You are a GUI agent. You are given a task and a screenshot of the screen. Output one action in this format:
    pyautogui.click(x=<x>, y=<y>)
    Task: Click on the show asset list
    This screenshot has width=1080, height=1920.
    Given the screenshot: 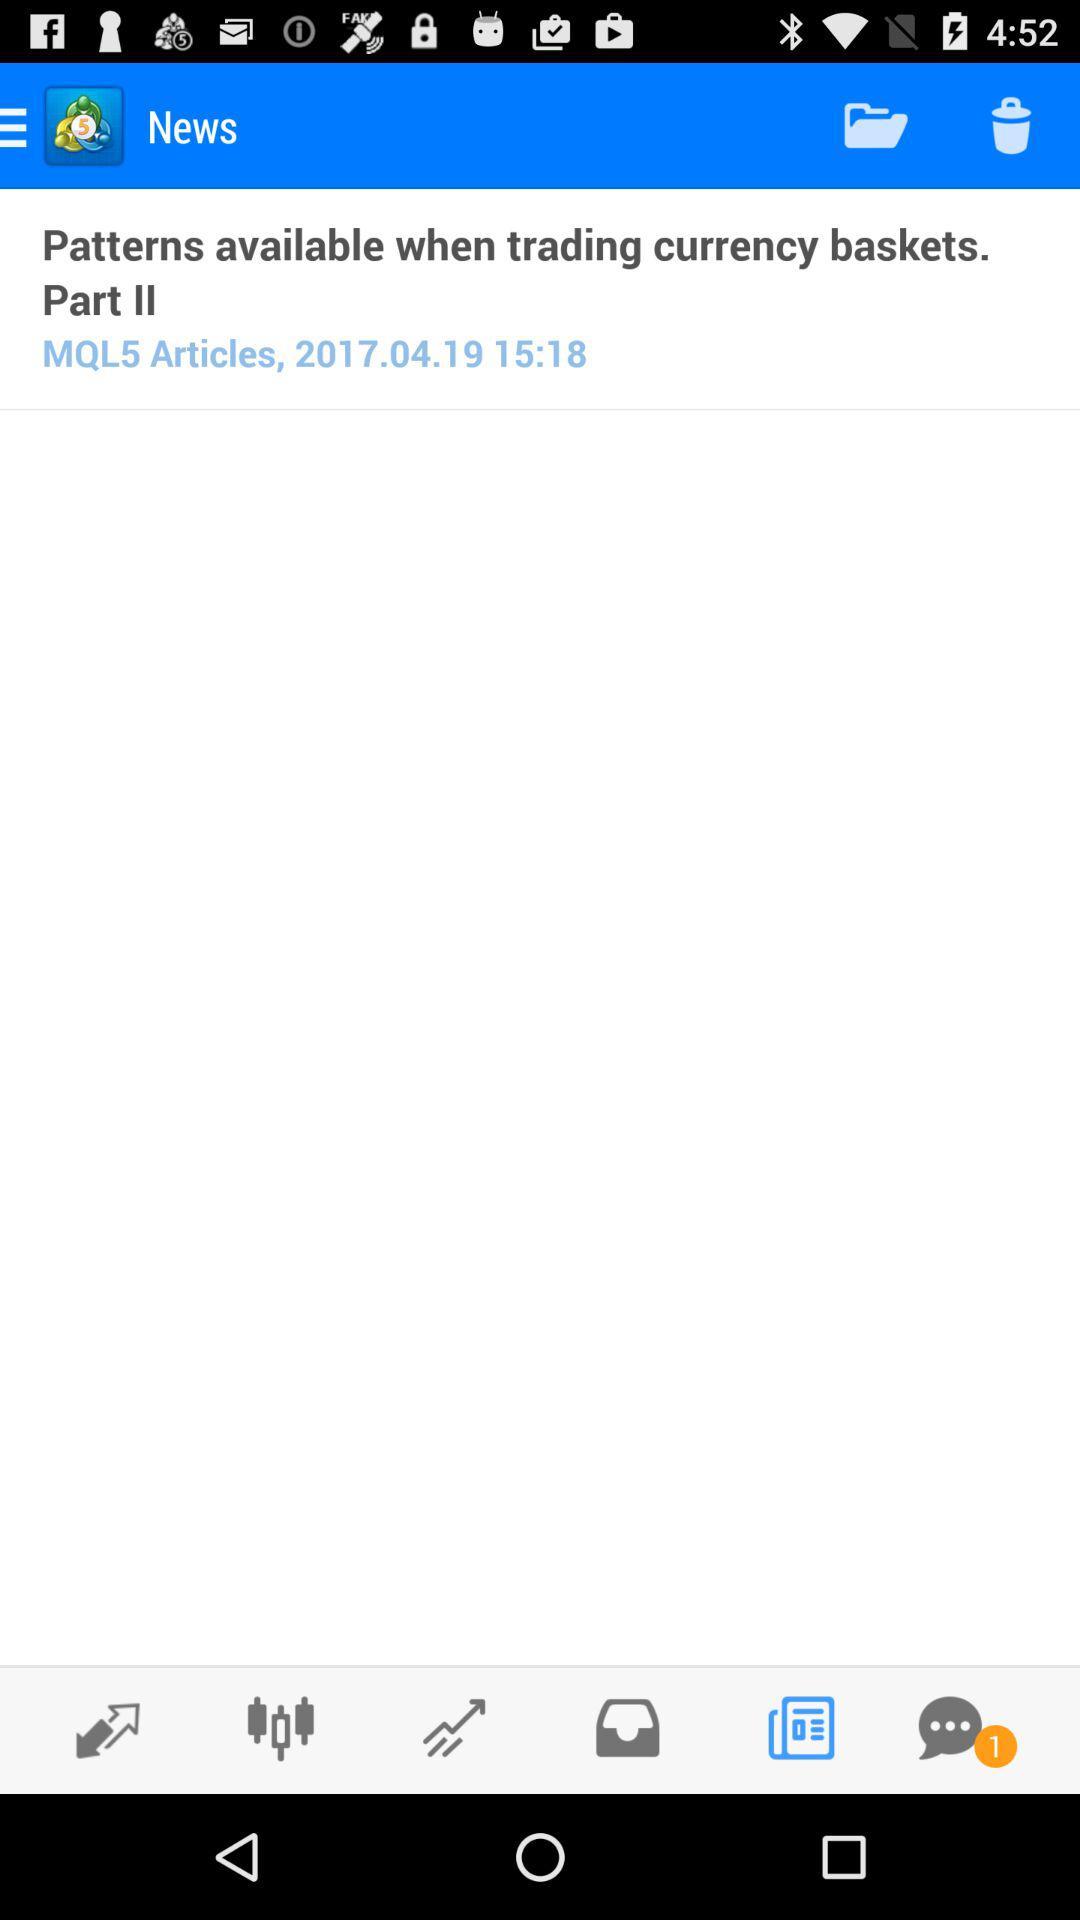 What is the action you would take?
    pyautogui.click(x=97, y=1728)
    